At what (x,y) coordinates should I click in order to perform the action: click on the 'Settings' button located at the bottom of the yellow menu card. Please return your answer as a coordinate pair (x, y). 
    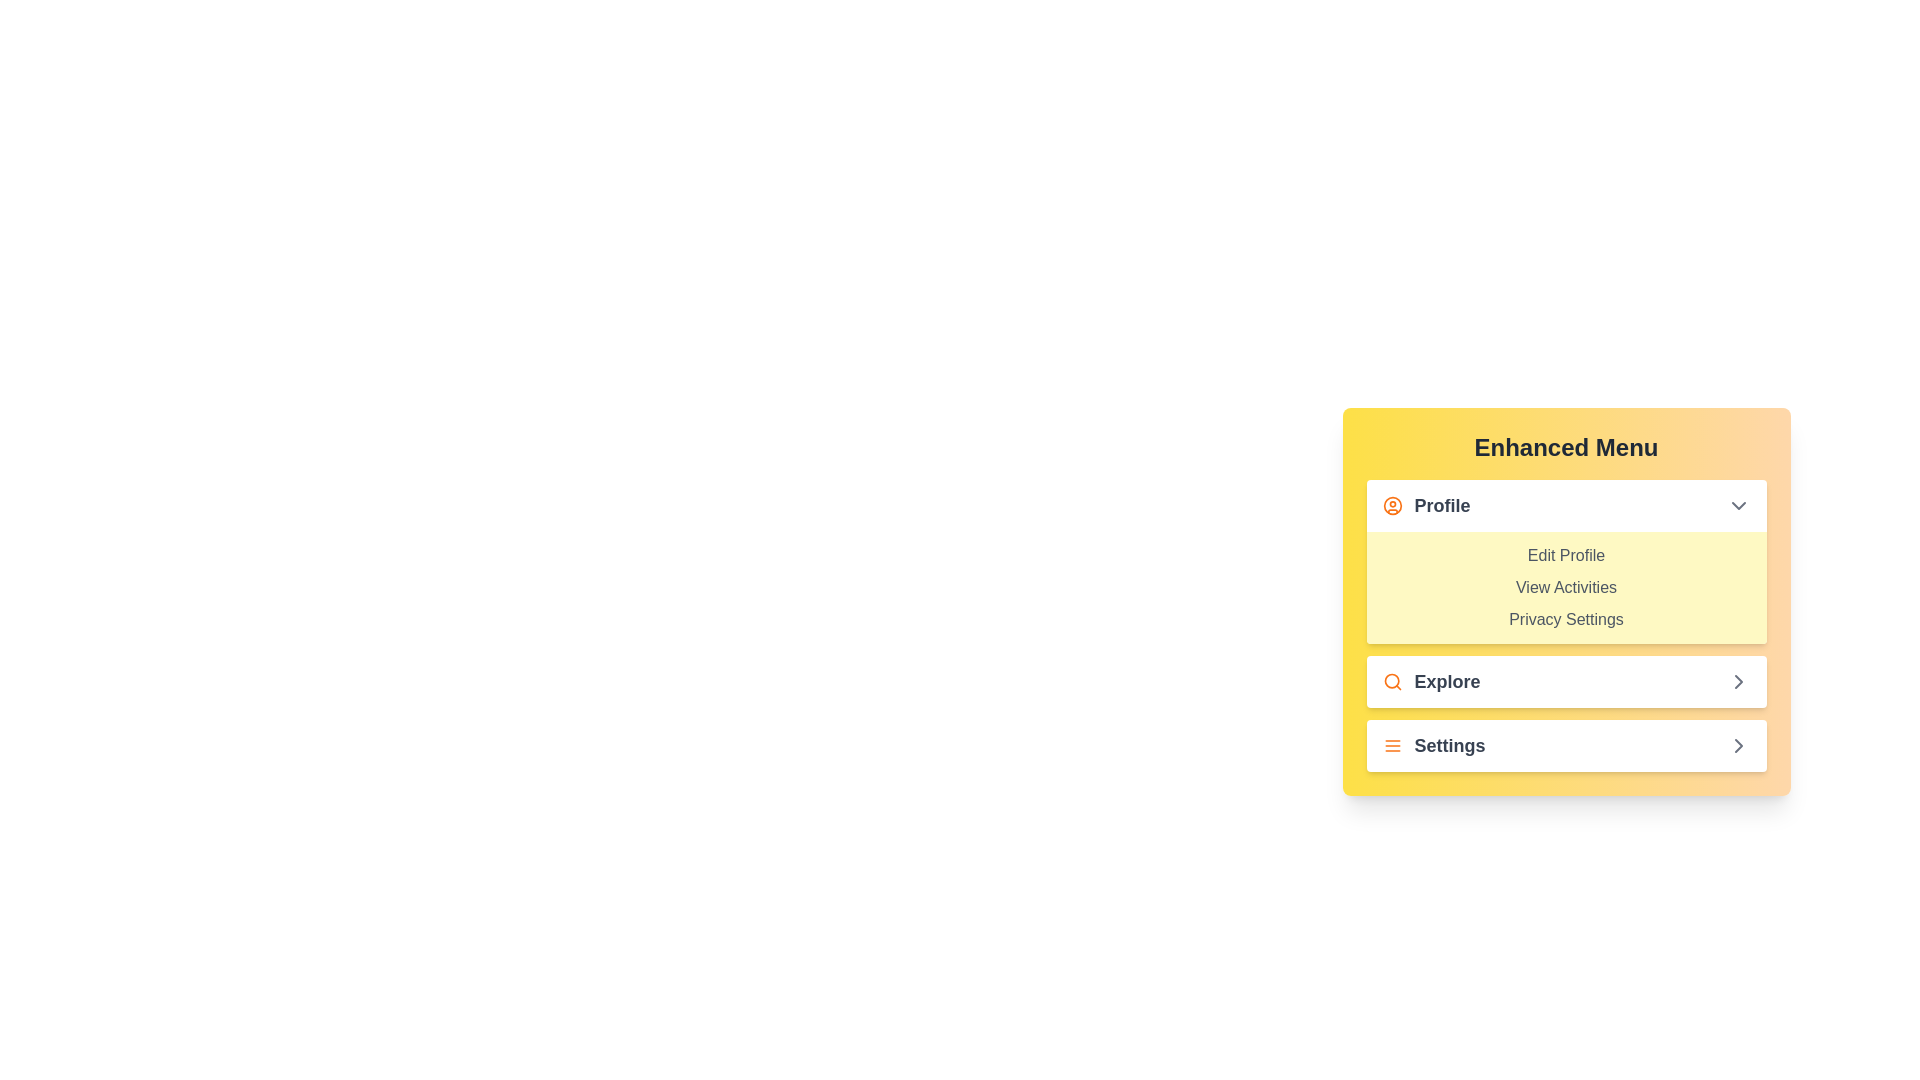
    Looking at the image, I should click on (1433, 745).